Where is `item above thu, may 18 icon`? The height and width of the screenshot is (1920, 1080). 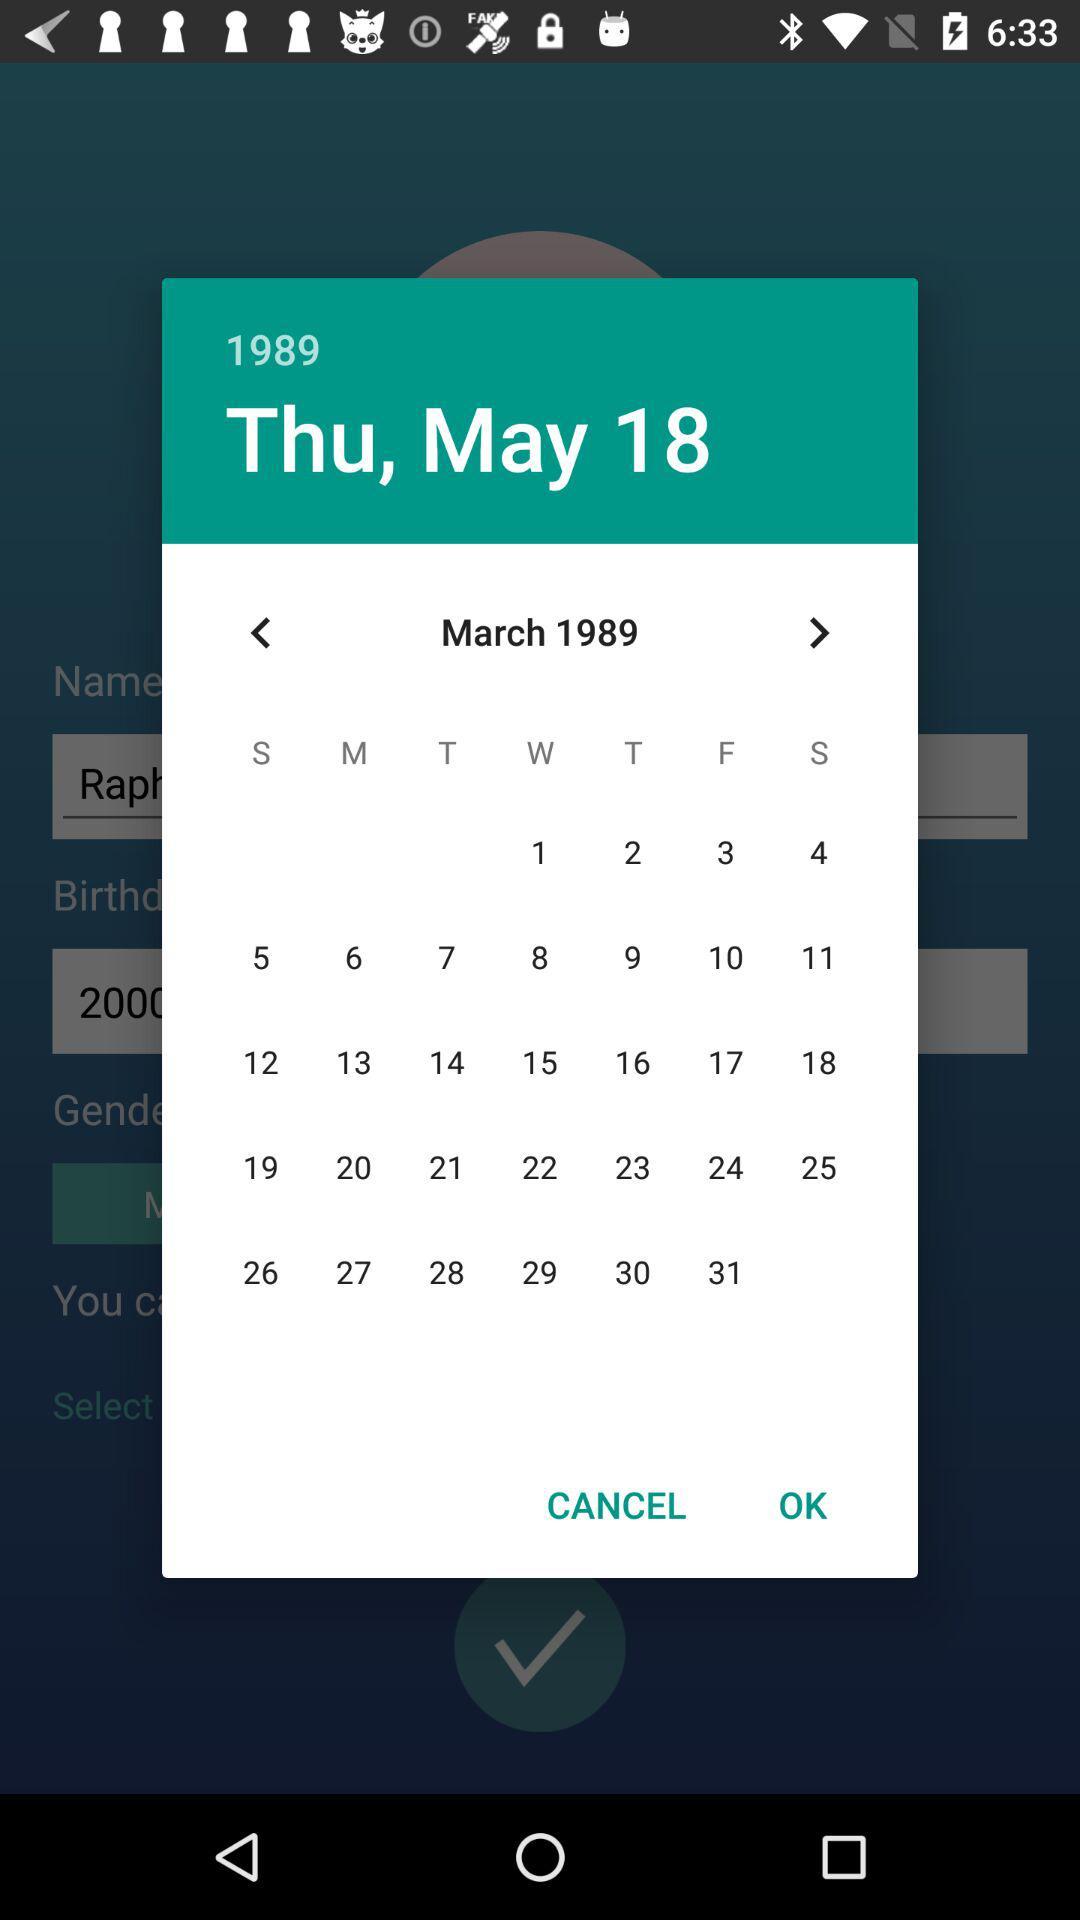
item above thu, may 18 icon is located at coordinates (540, 327).